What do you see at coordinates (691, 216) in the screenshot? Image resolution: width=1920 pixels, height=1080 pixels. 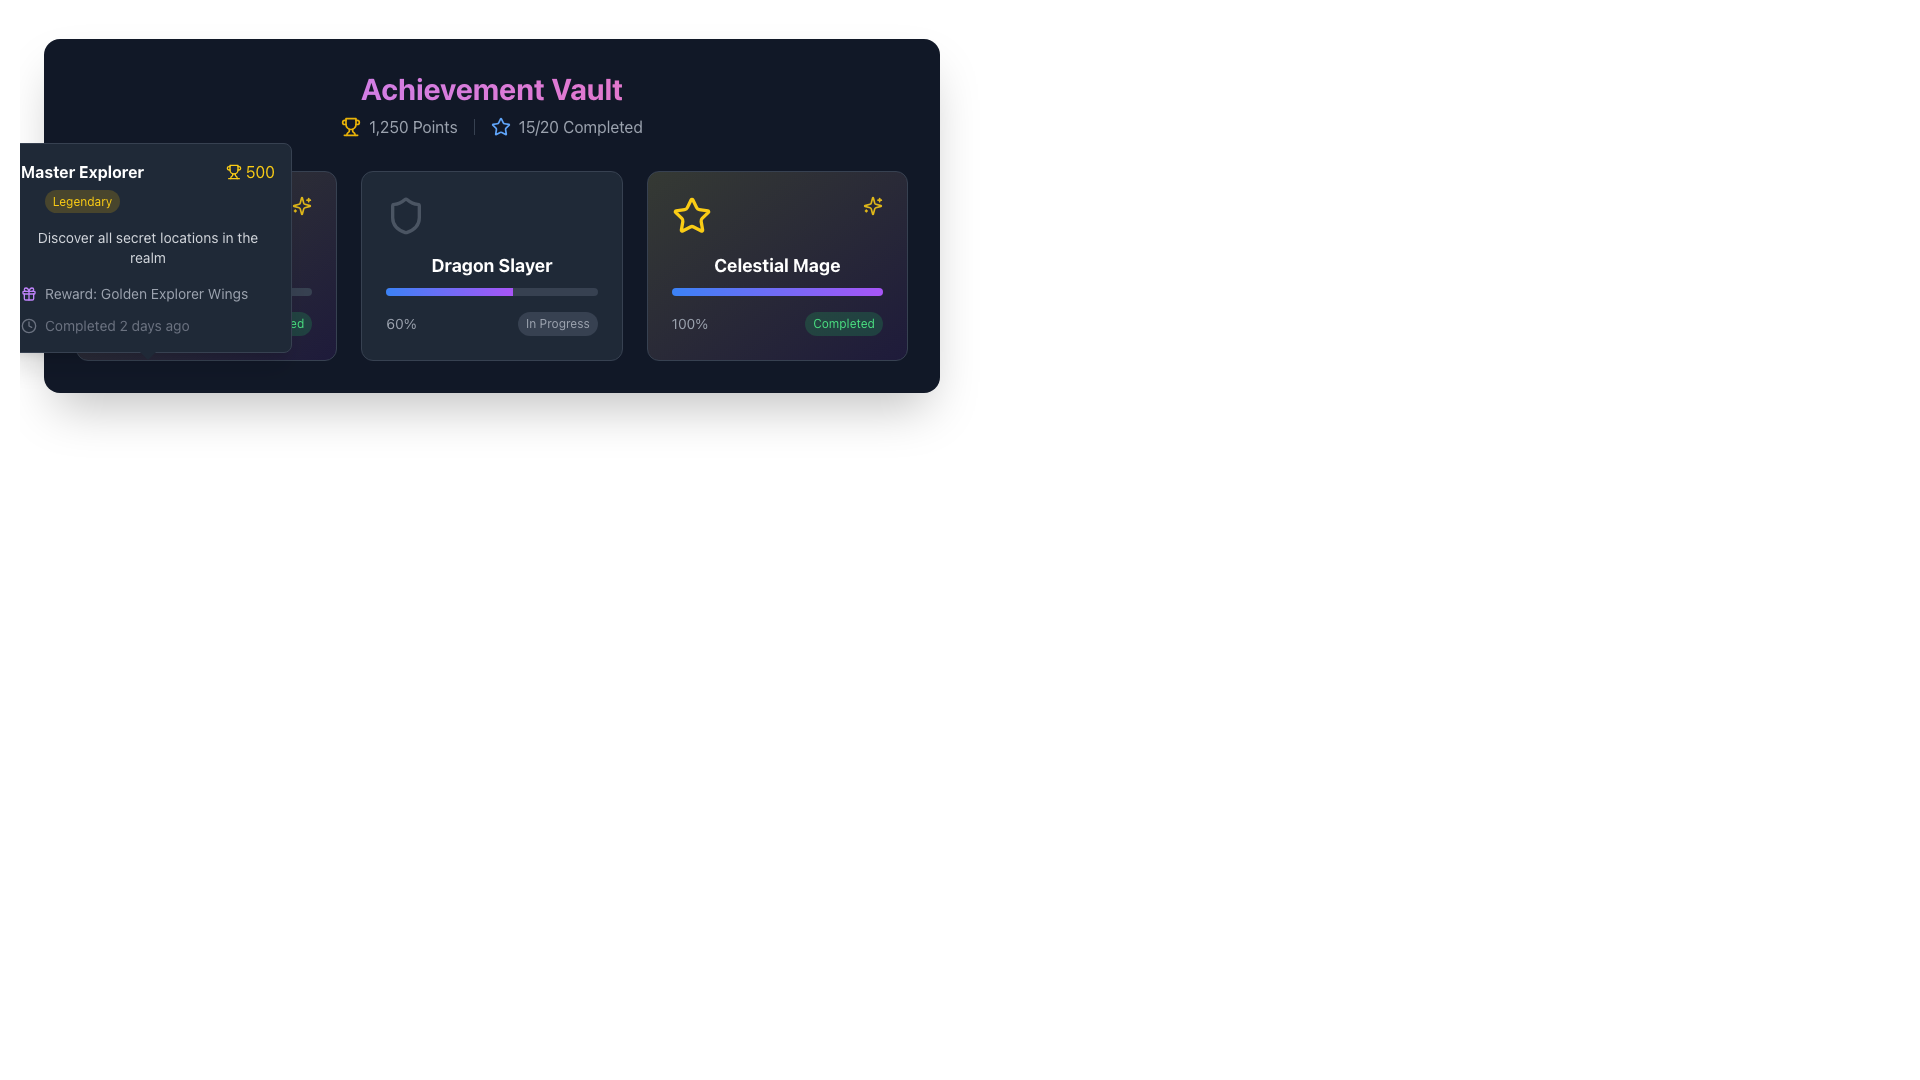 I see `the stylized yellow star icon associated with the title 'Celestial Mage', located at the top left of the card` at bounding box center [691, 216].